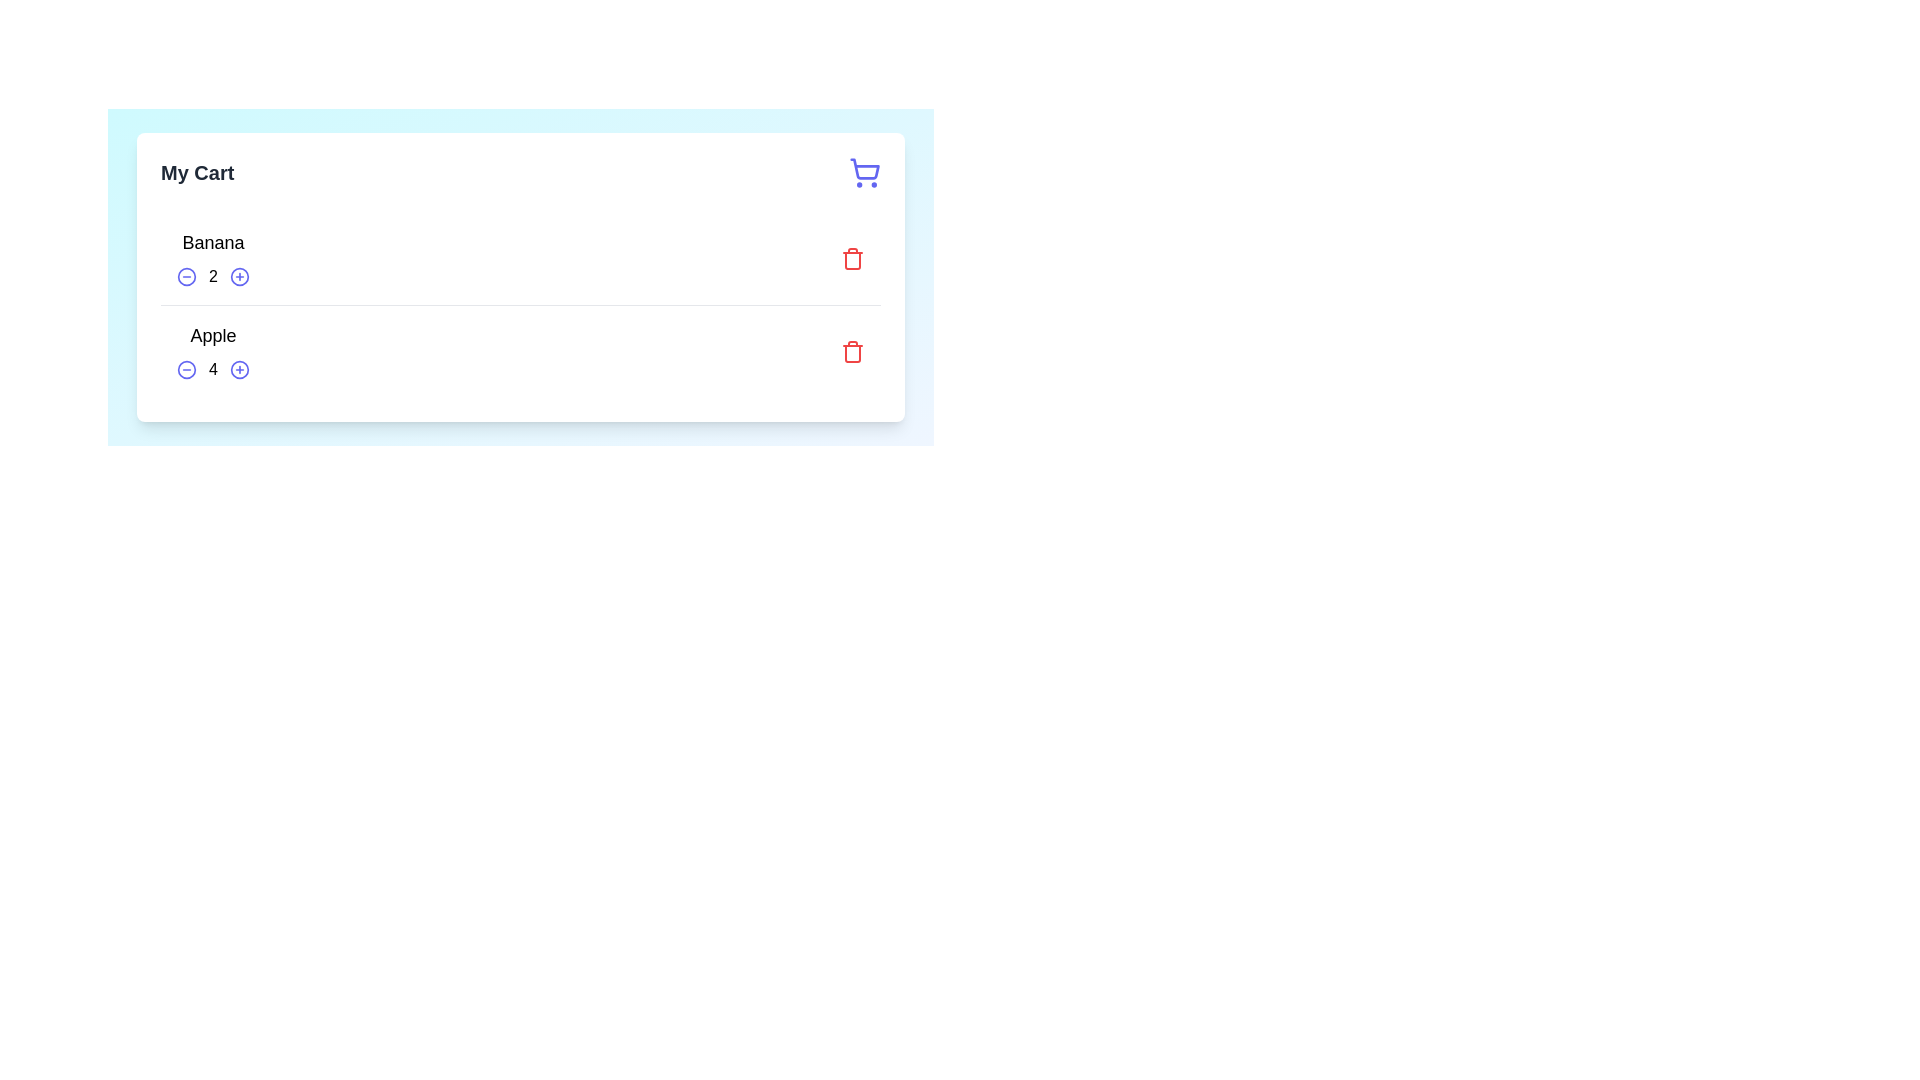  I want to click on the decrement button for reducing the quantity of 'Banana' in the cart, so click(187, 277).